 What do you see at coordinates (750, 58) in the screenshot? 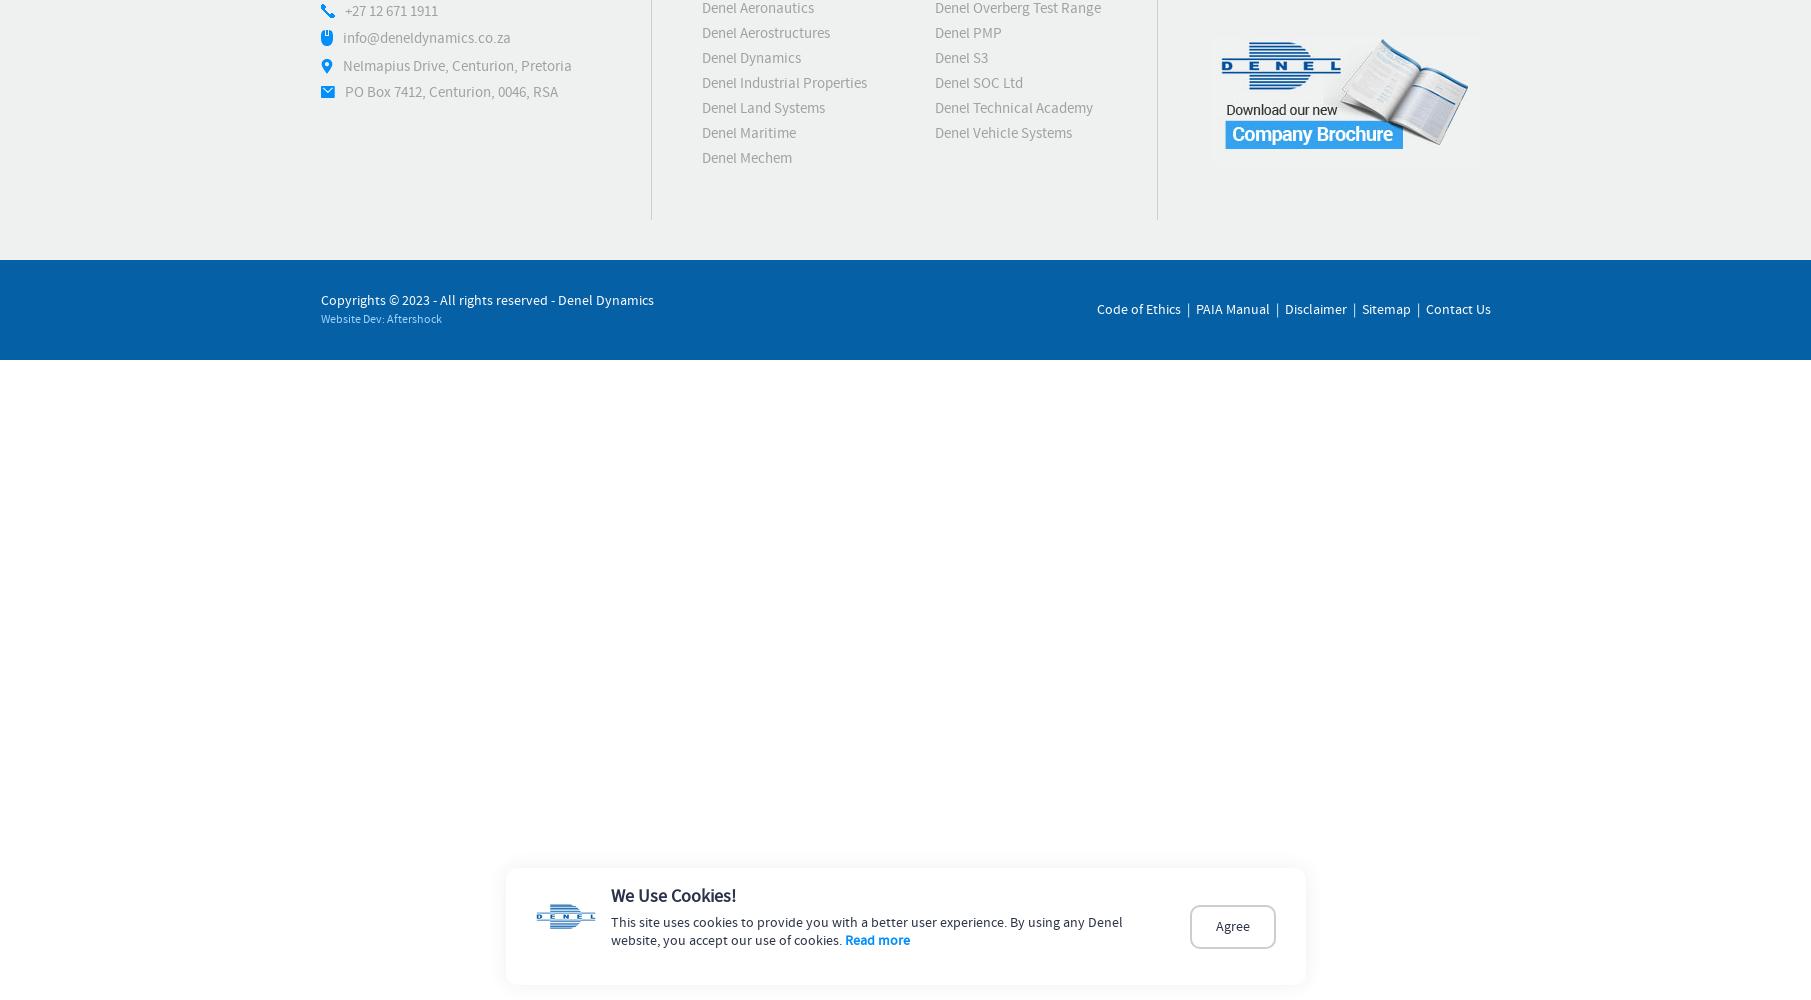
I see `'Denel Dynamics'` at bounding box center [750, 58].